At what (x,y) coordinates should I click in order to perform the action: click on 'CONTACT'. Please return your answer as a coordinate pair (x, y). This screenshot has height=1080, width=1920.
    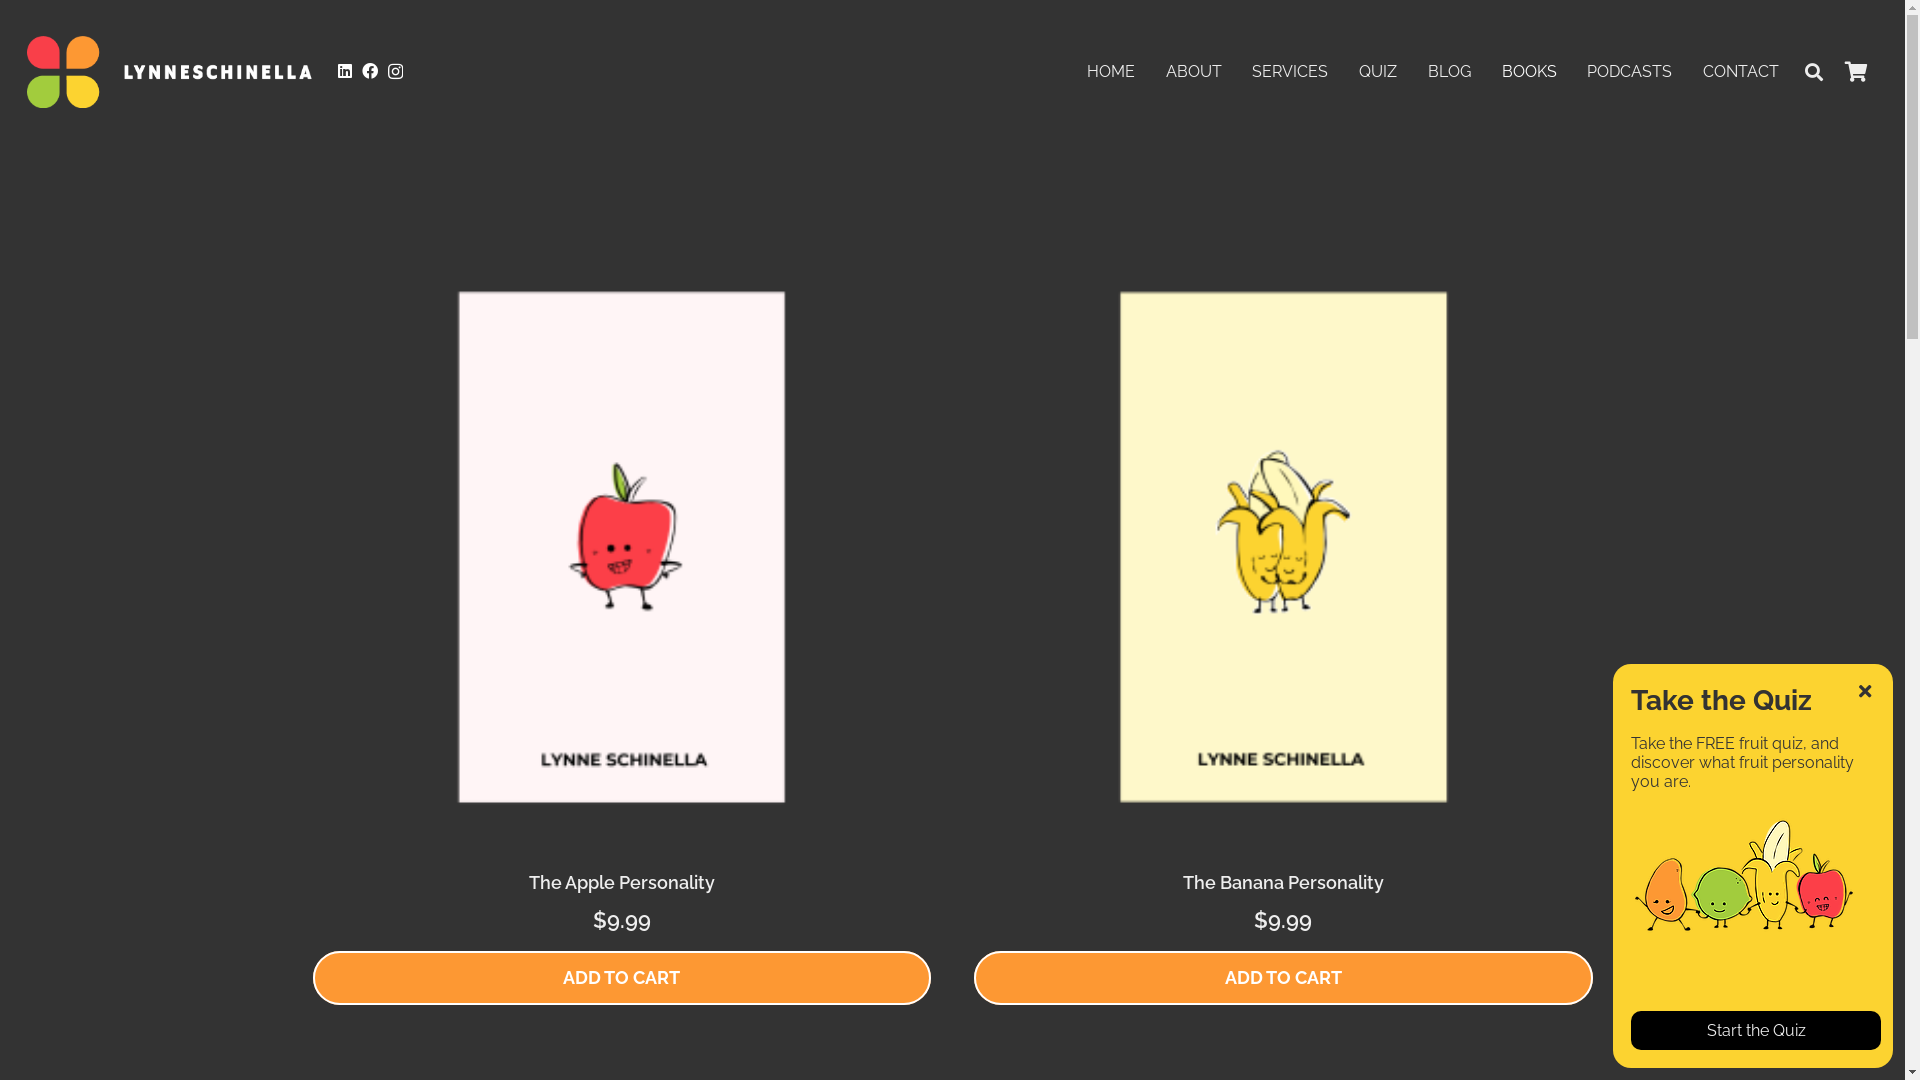
    Looking at the image, I should click on (1740, 71).